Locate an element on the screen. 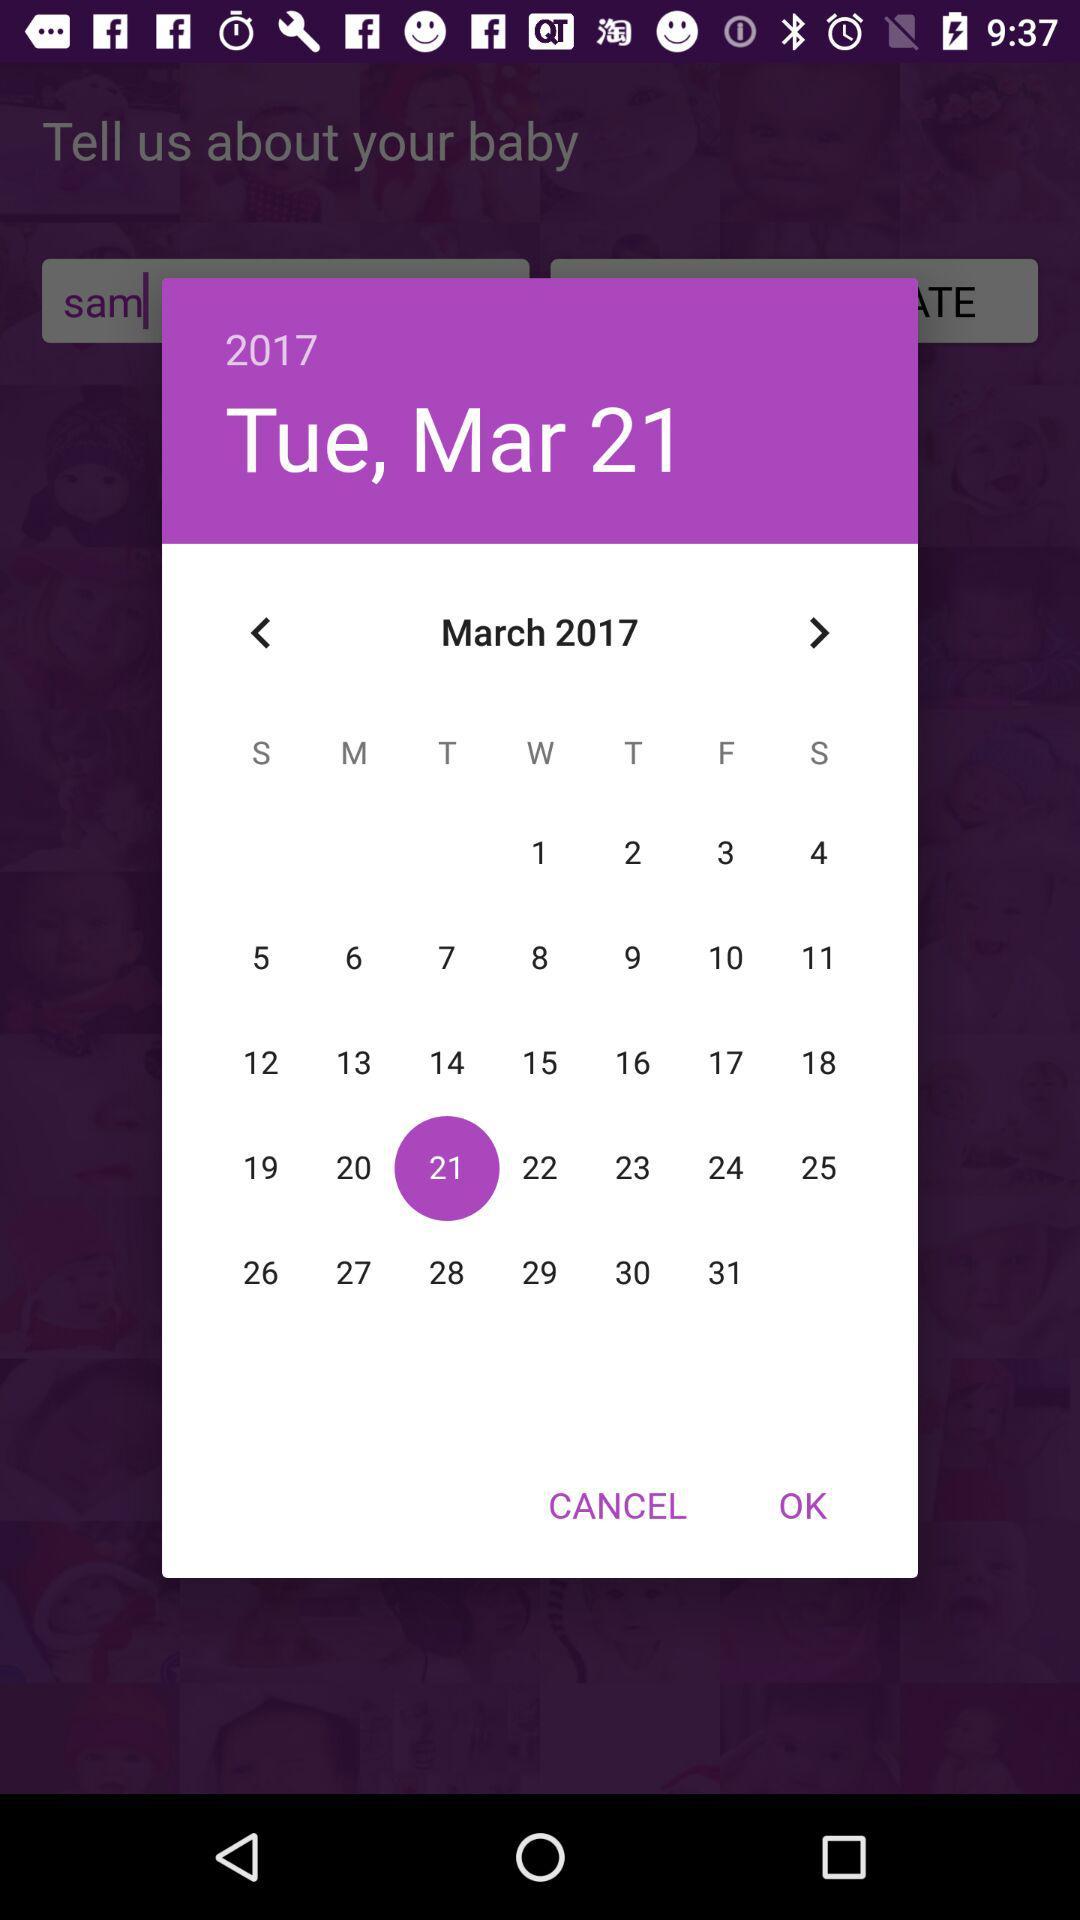 This screenshot has width=1080, height=1920. icon at the bottom right corner is located at coordinates (801, 1504).